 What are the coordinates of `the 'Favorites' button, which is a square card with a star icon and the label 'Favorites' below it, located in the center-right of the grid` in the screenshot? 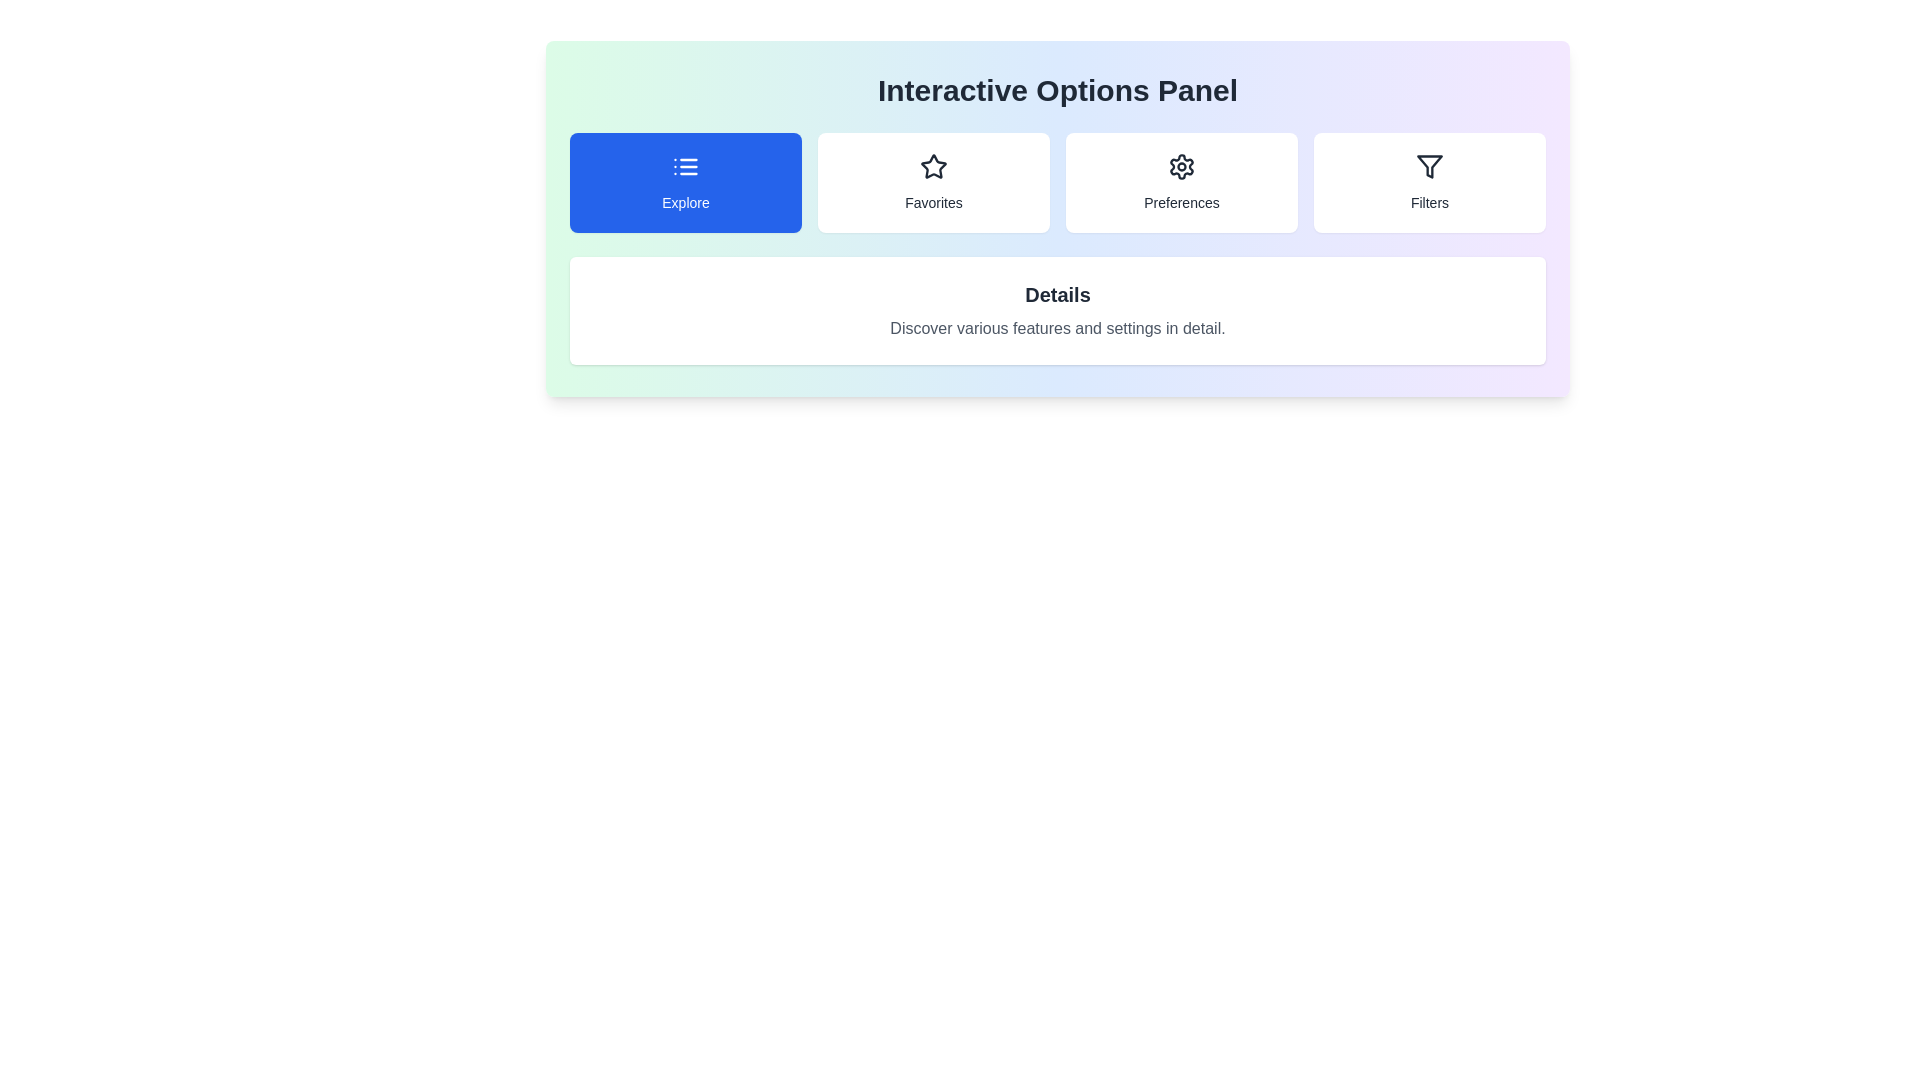 It's located at (933, 182).